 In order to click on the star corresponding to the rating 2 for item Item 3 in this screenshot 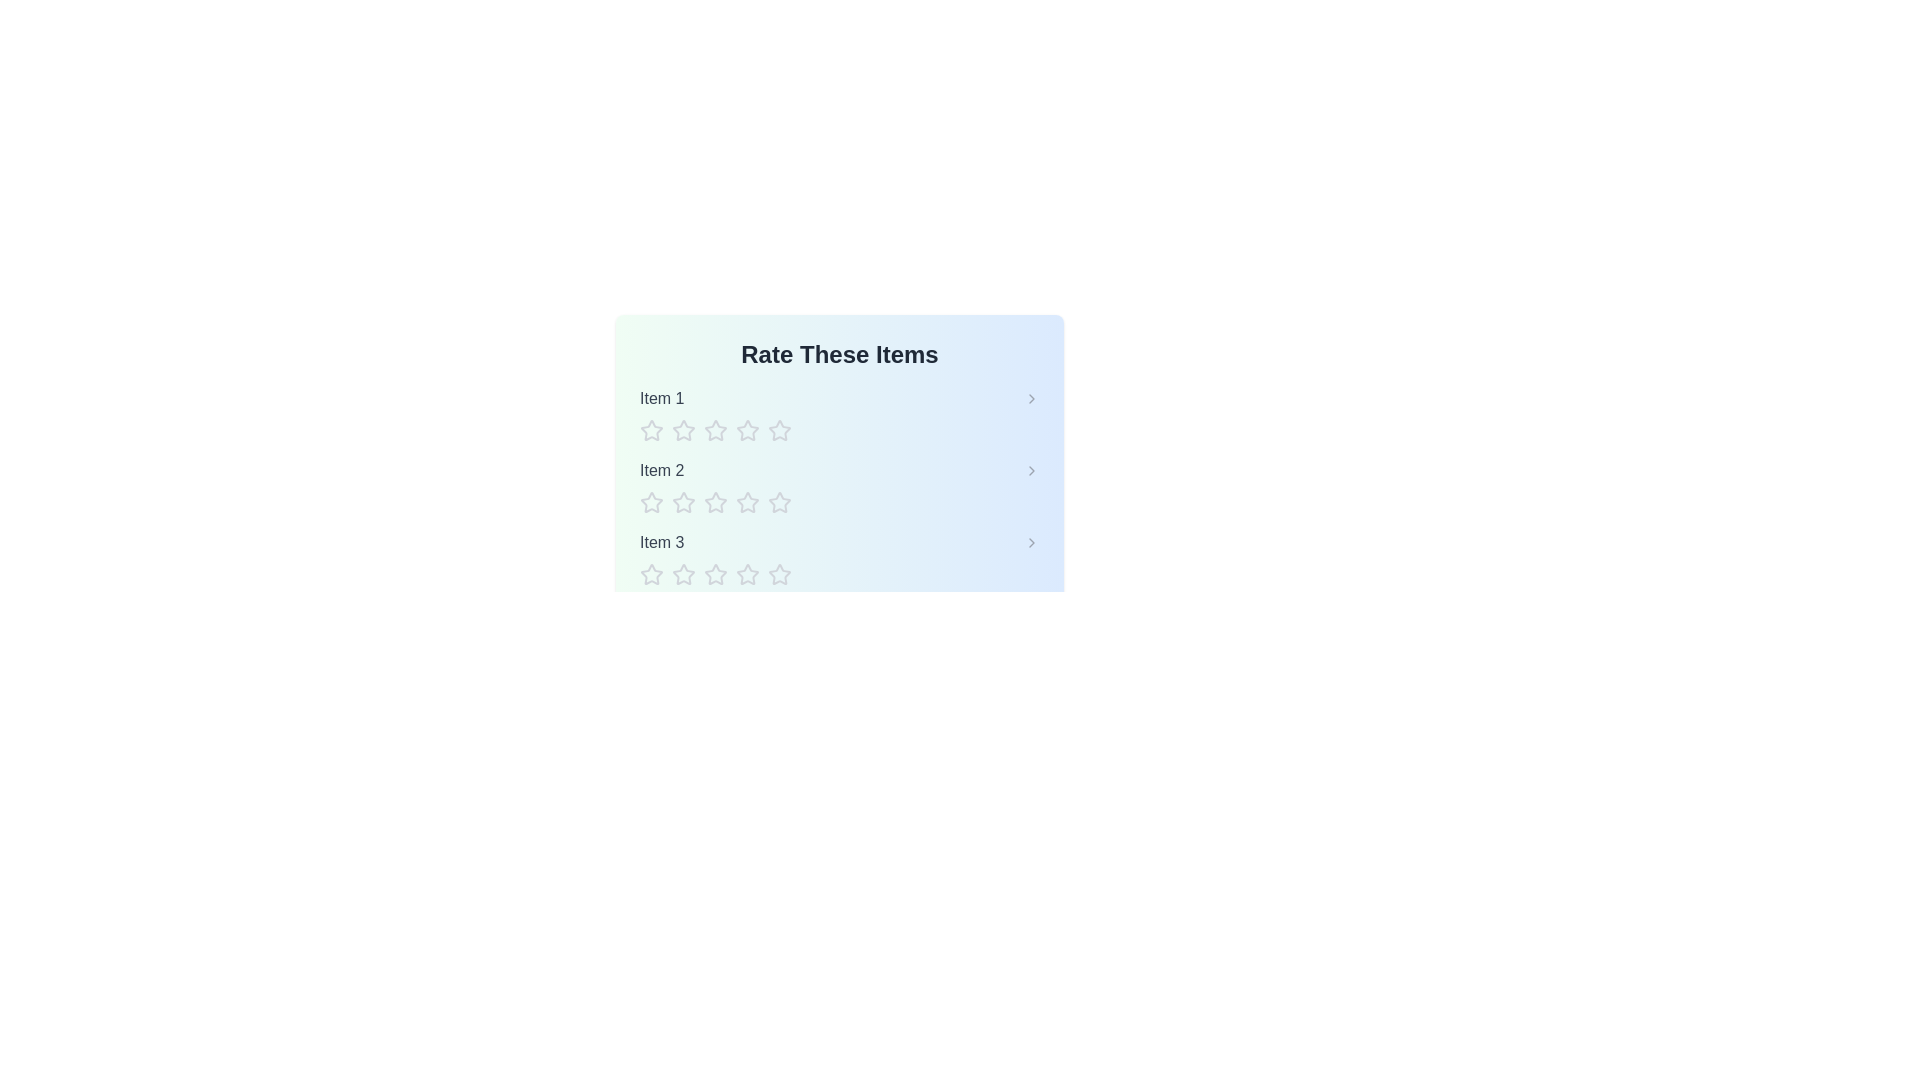, I will do `click(684, 574)`.